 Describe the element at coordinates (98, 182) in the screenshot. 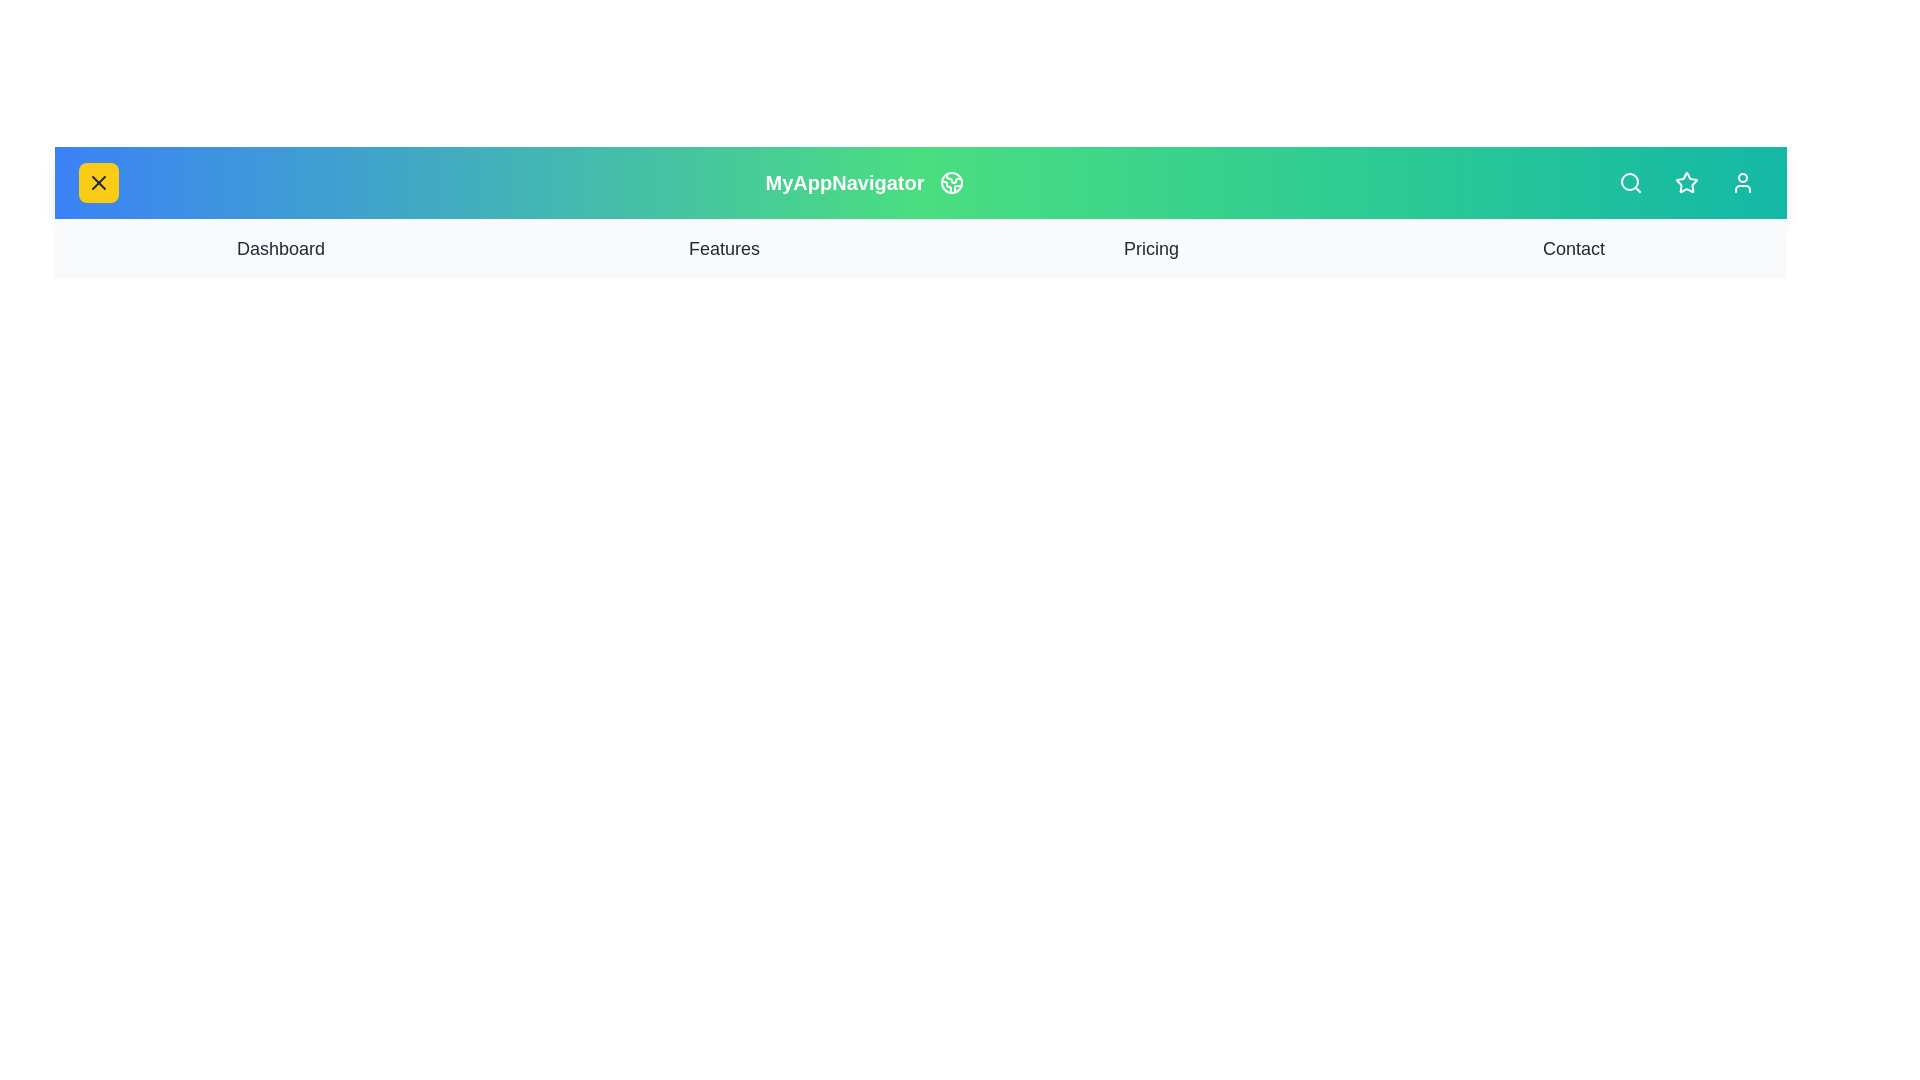

I see `the menu toggle button to toggle the menu state` at that location.